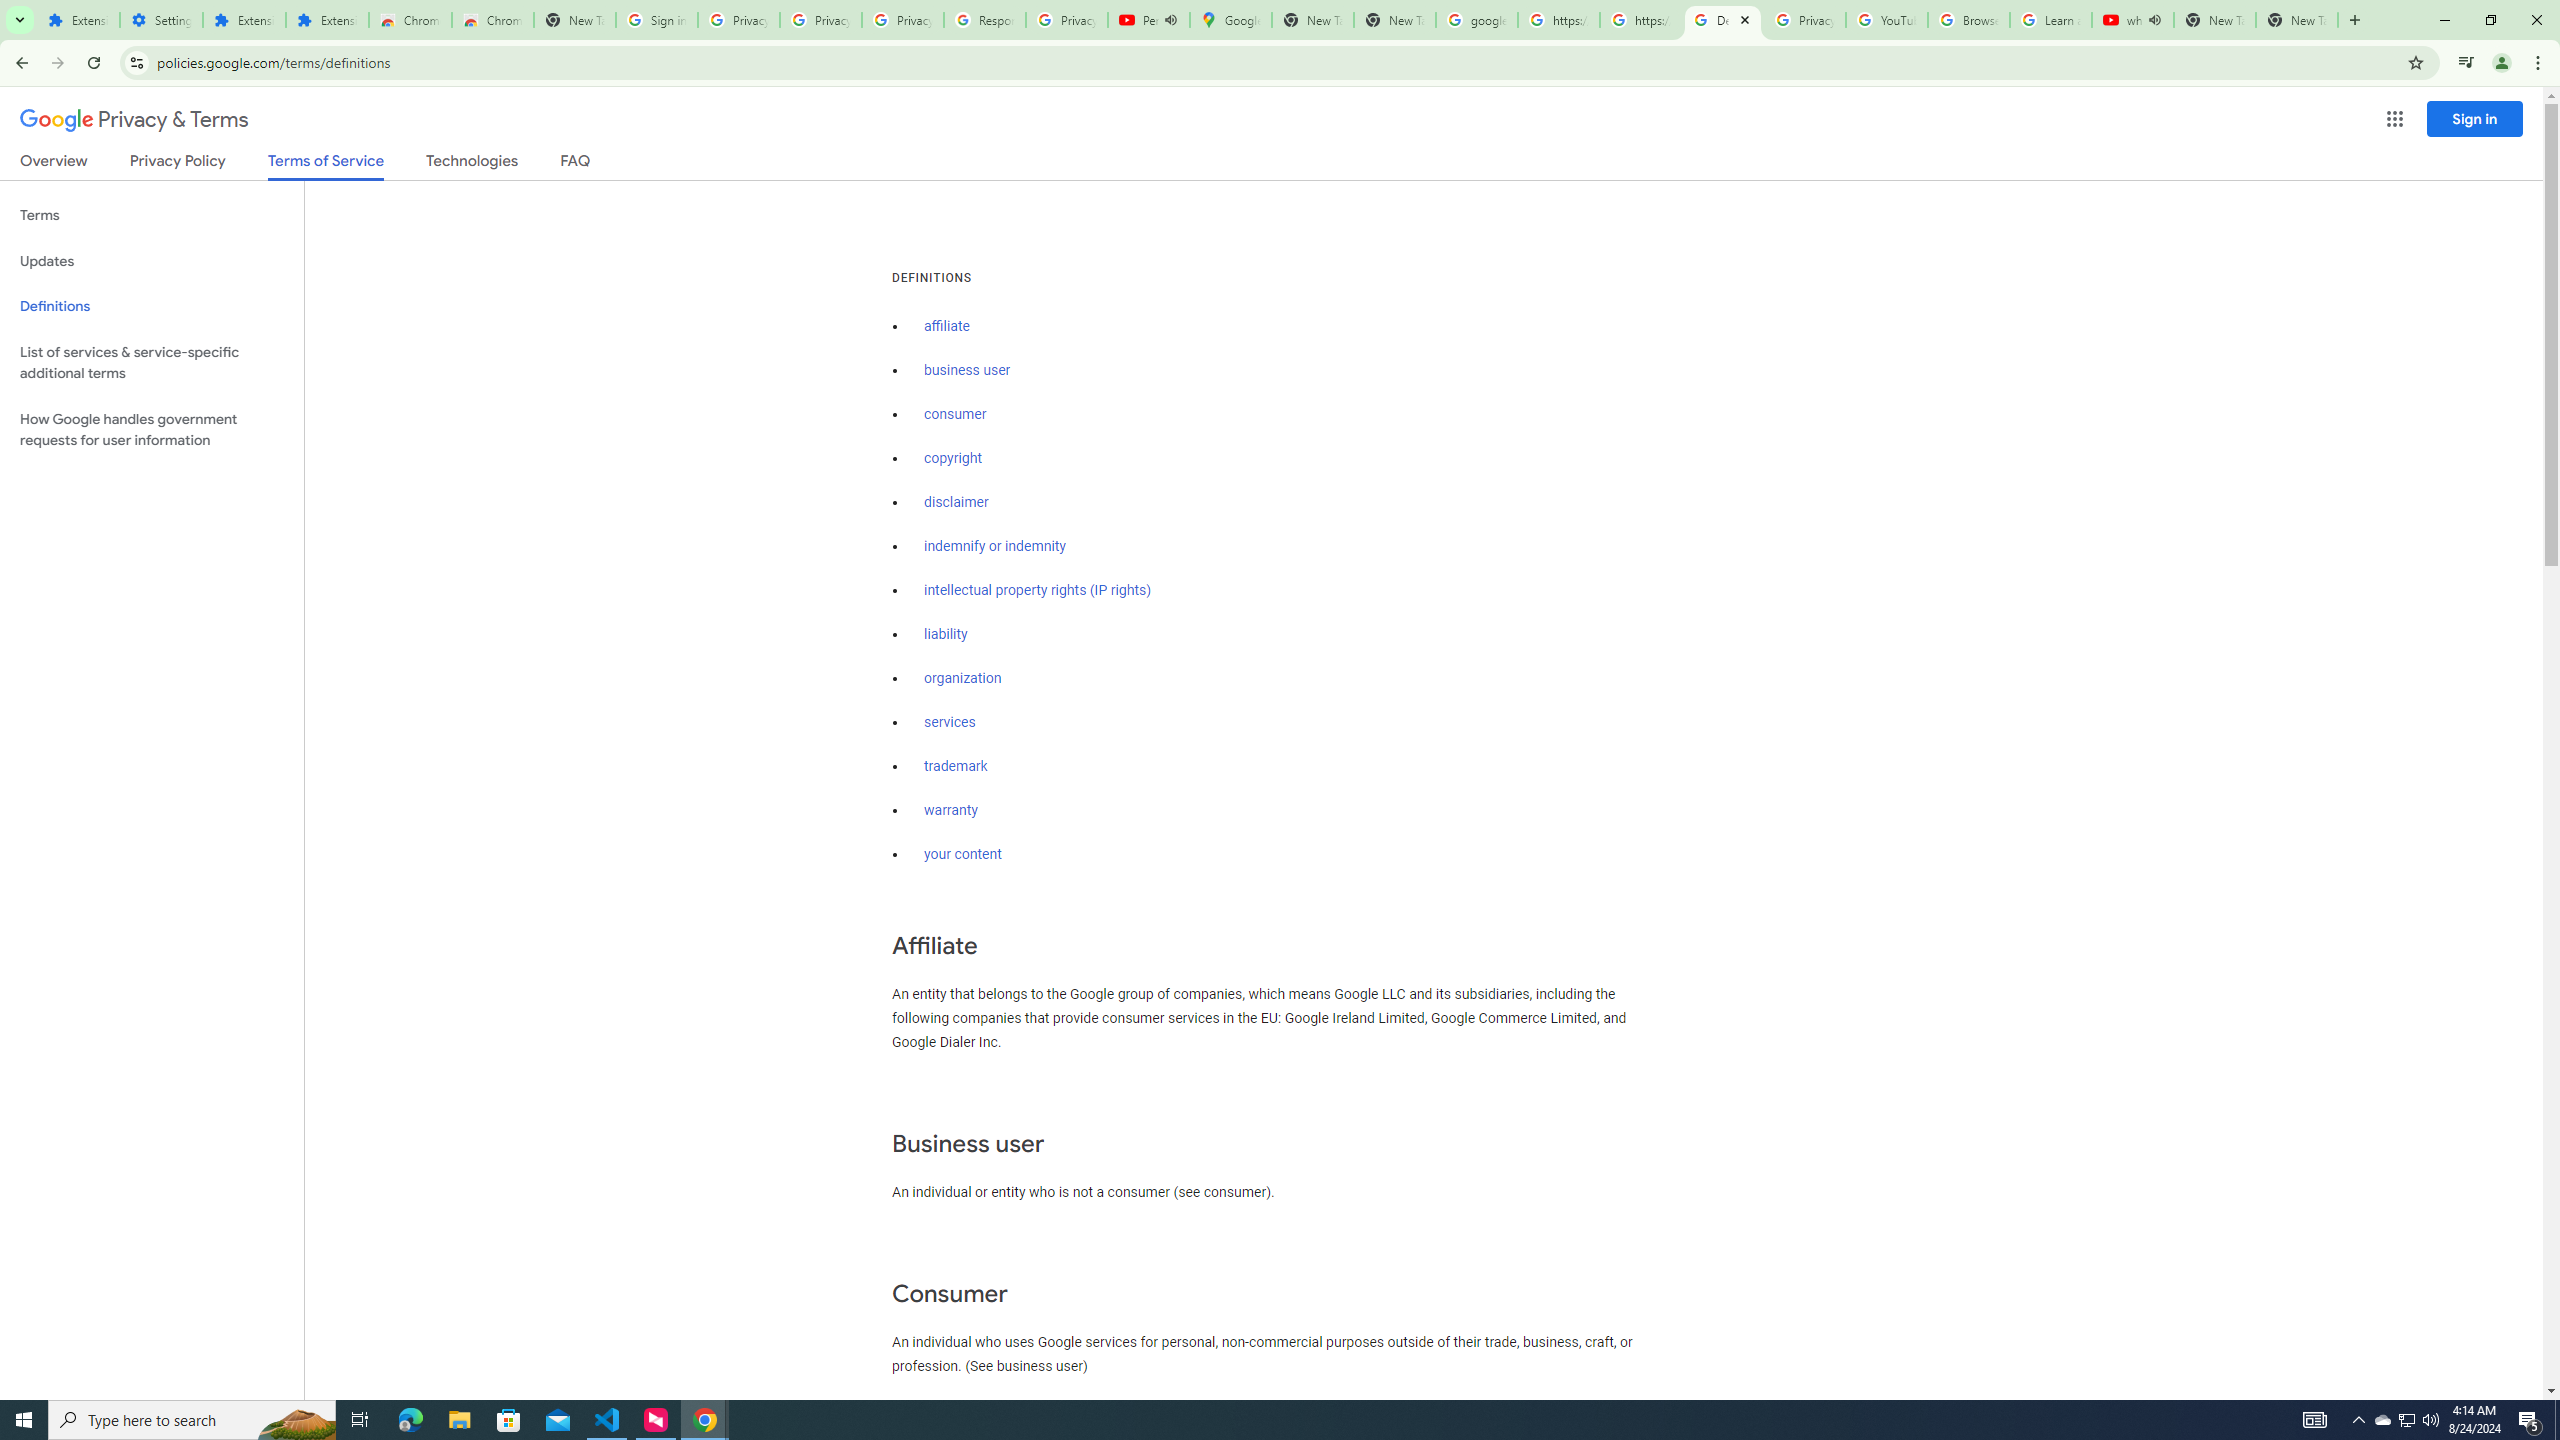 Image resolution: width=2560 pixels, height=1440 pixels. Describe the element at coordinates (492, 19) in the screenshot. I see `'Chrome Web Store - Themes'` at that location.